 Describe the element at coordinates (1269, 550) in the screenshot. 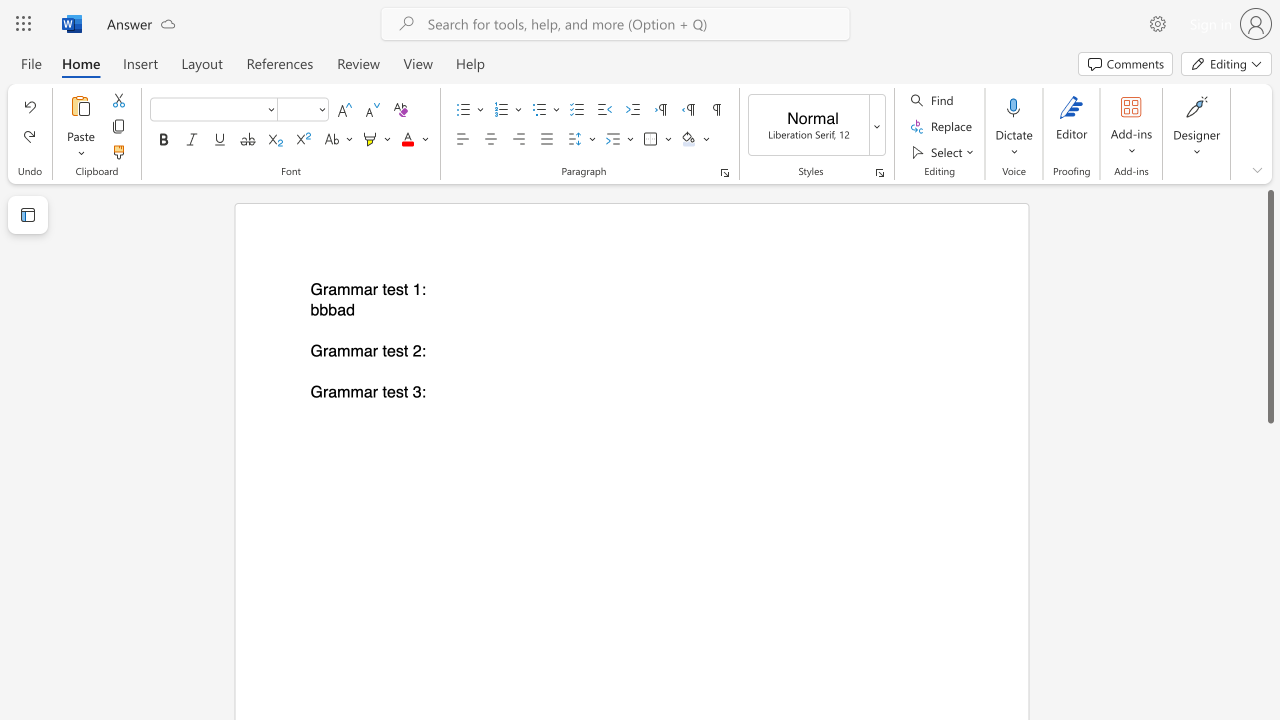

I see `the scrollbar to move the page down` at that location.